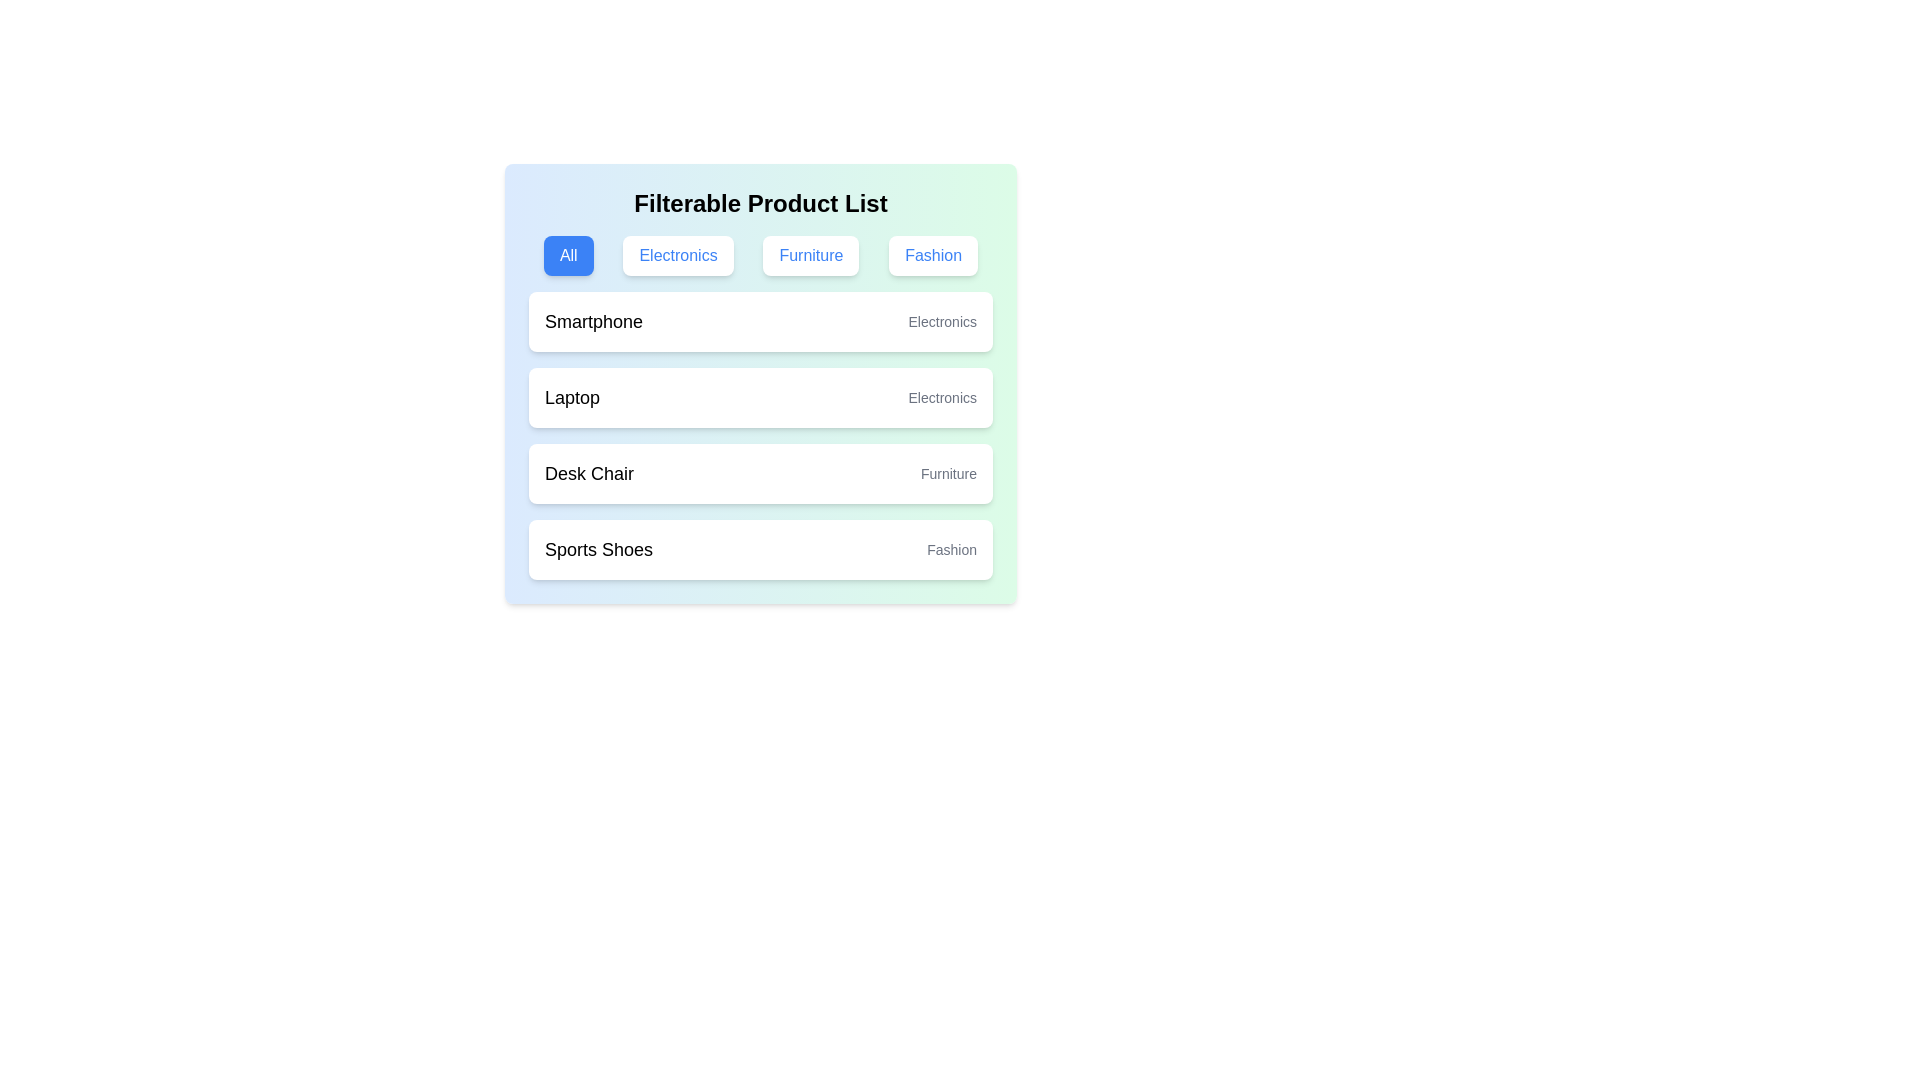 The width and height of the screenshot is (1920, 1080). Describe the element at coordinates (760, 550) in the screenshot. I see `the product list item Sports Shoes` at that location.